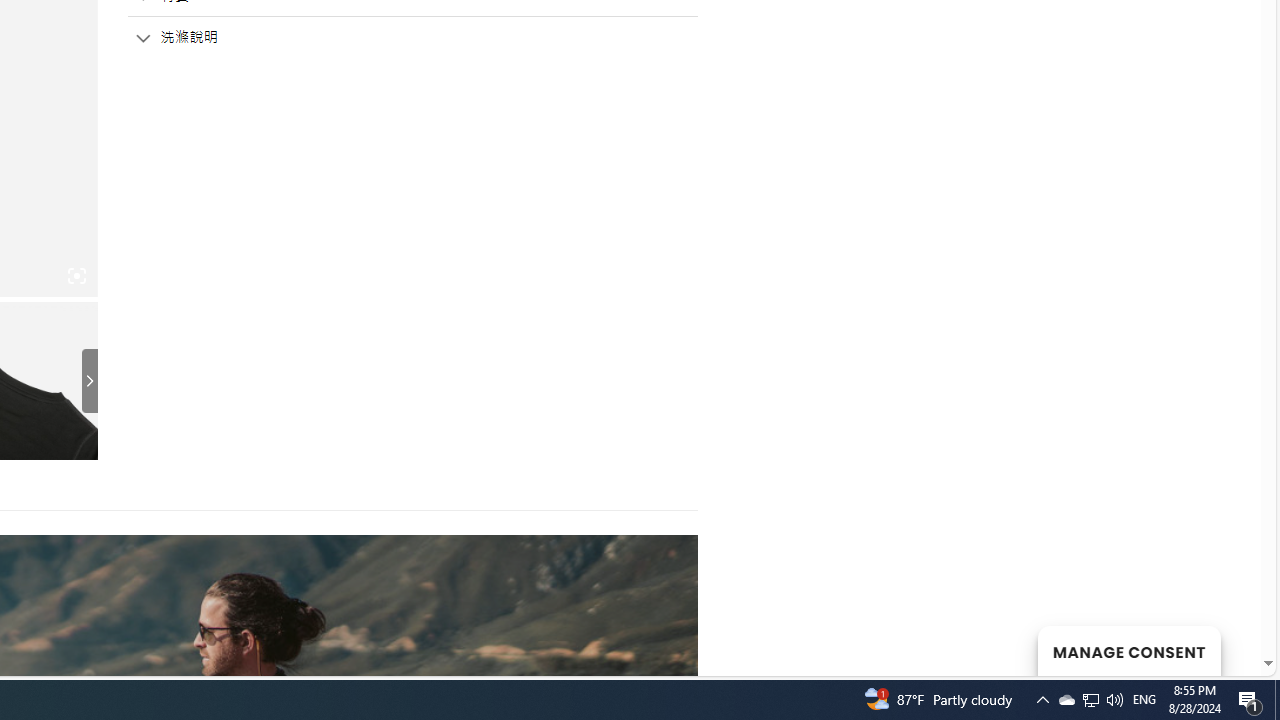 The height and width of the screenshot is (720, 1280). What do you see at coordinates (1128, 650) in the screenshot?
I see `'MANAGE CONSENT'` at bounding box center [1128, 650].